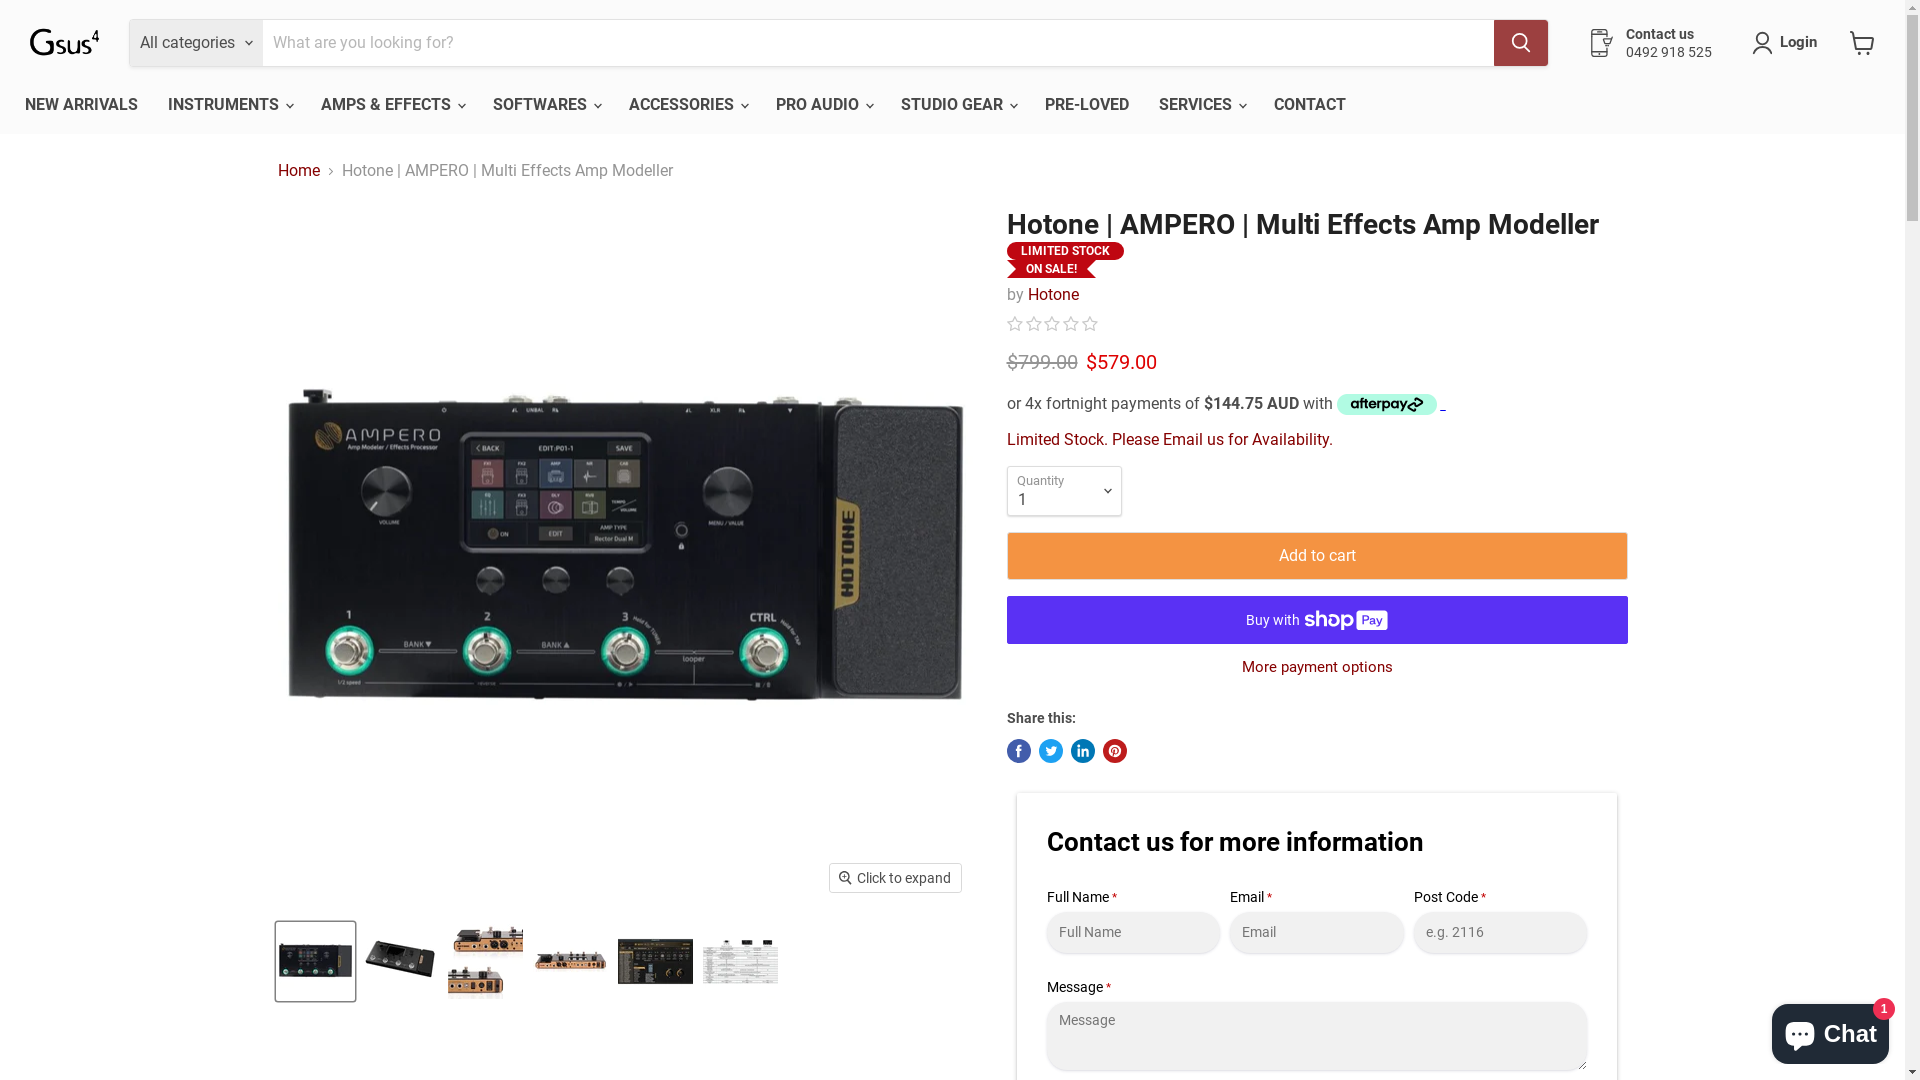  Describe the element at coordinates (305, 104) in the screenshot. I see `'AMPS & EFFECTS'` at that location.